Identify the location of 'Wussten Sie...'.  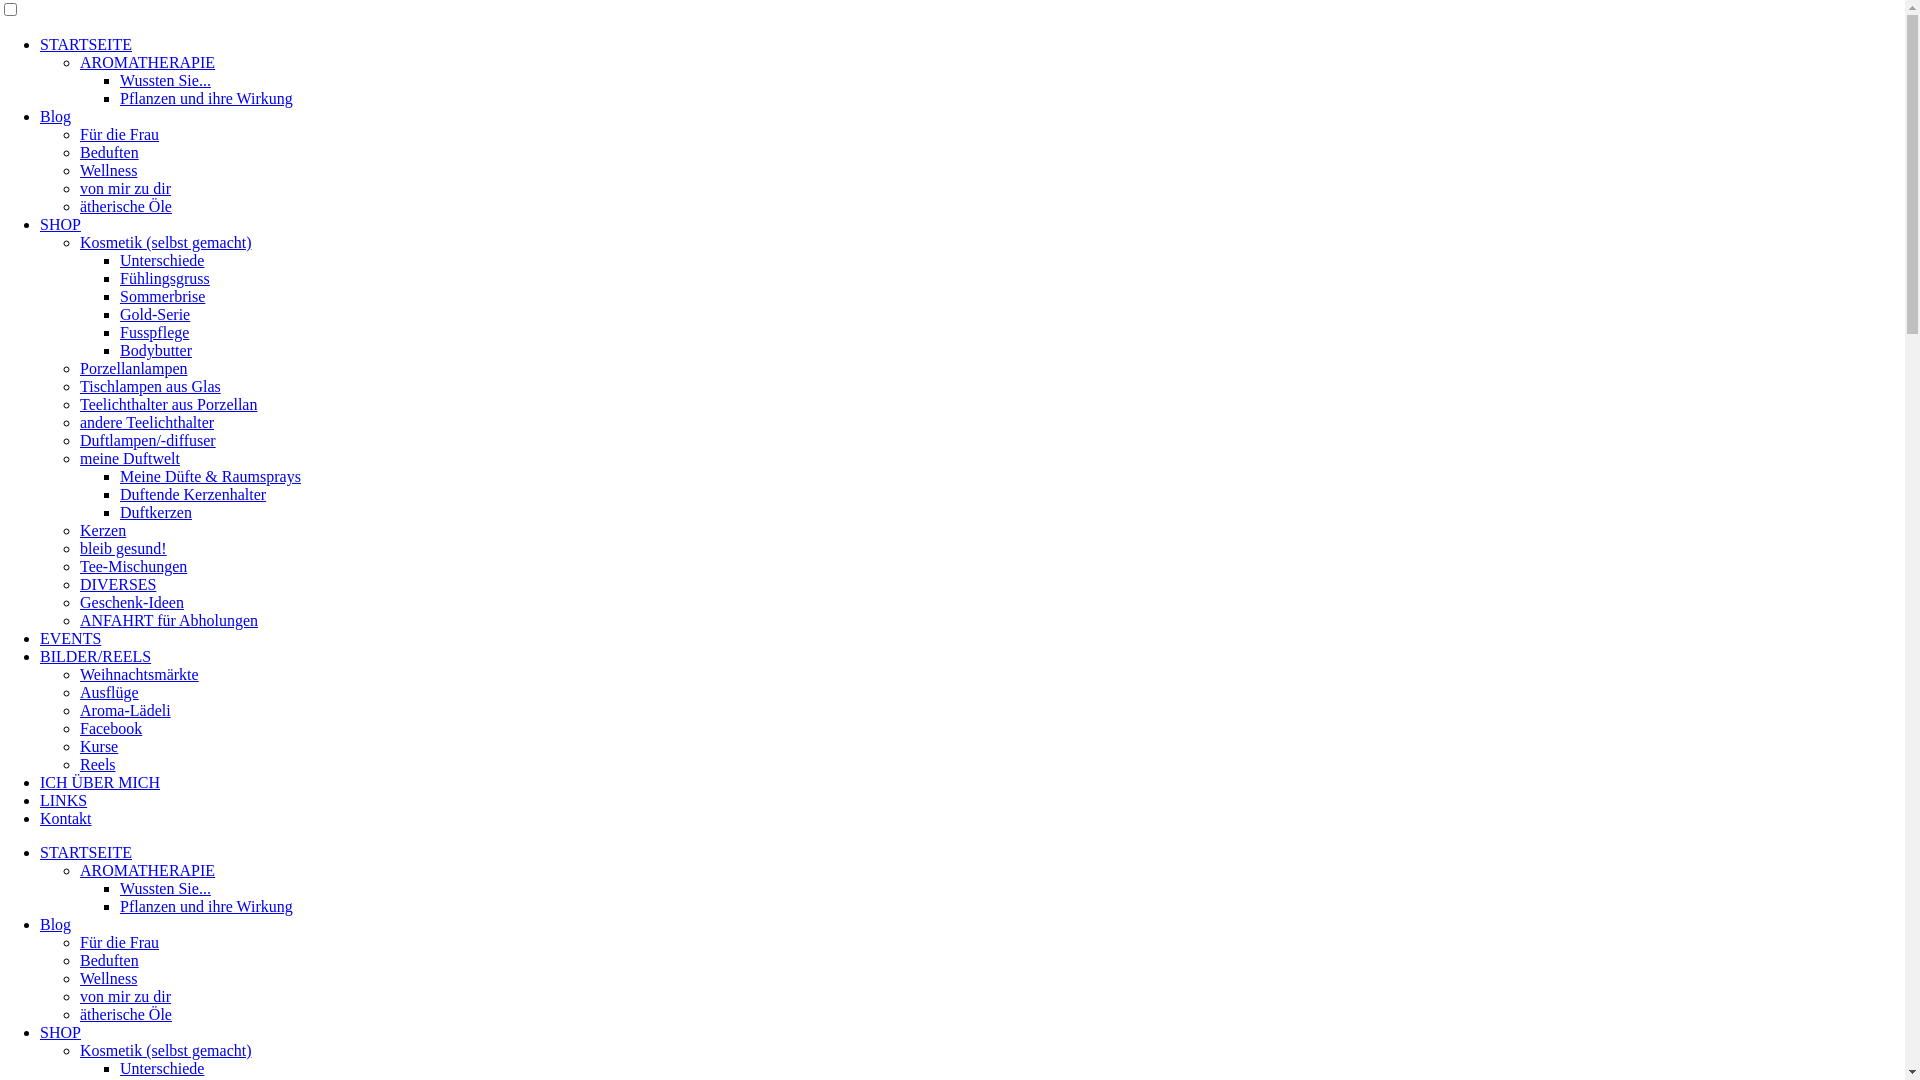
(165, 79).